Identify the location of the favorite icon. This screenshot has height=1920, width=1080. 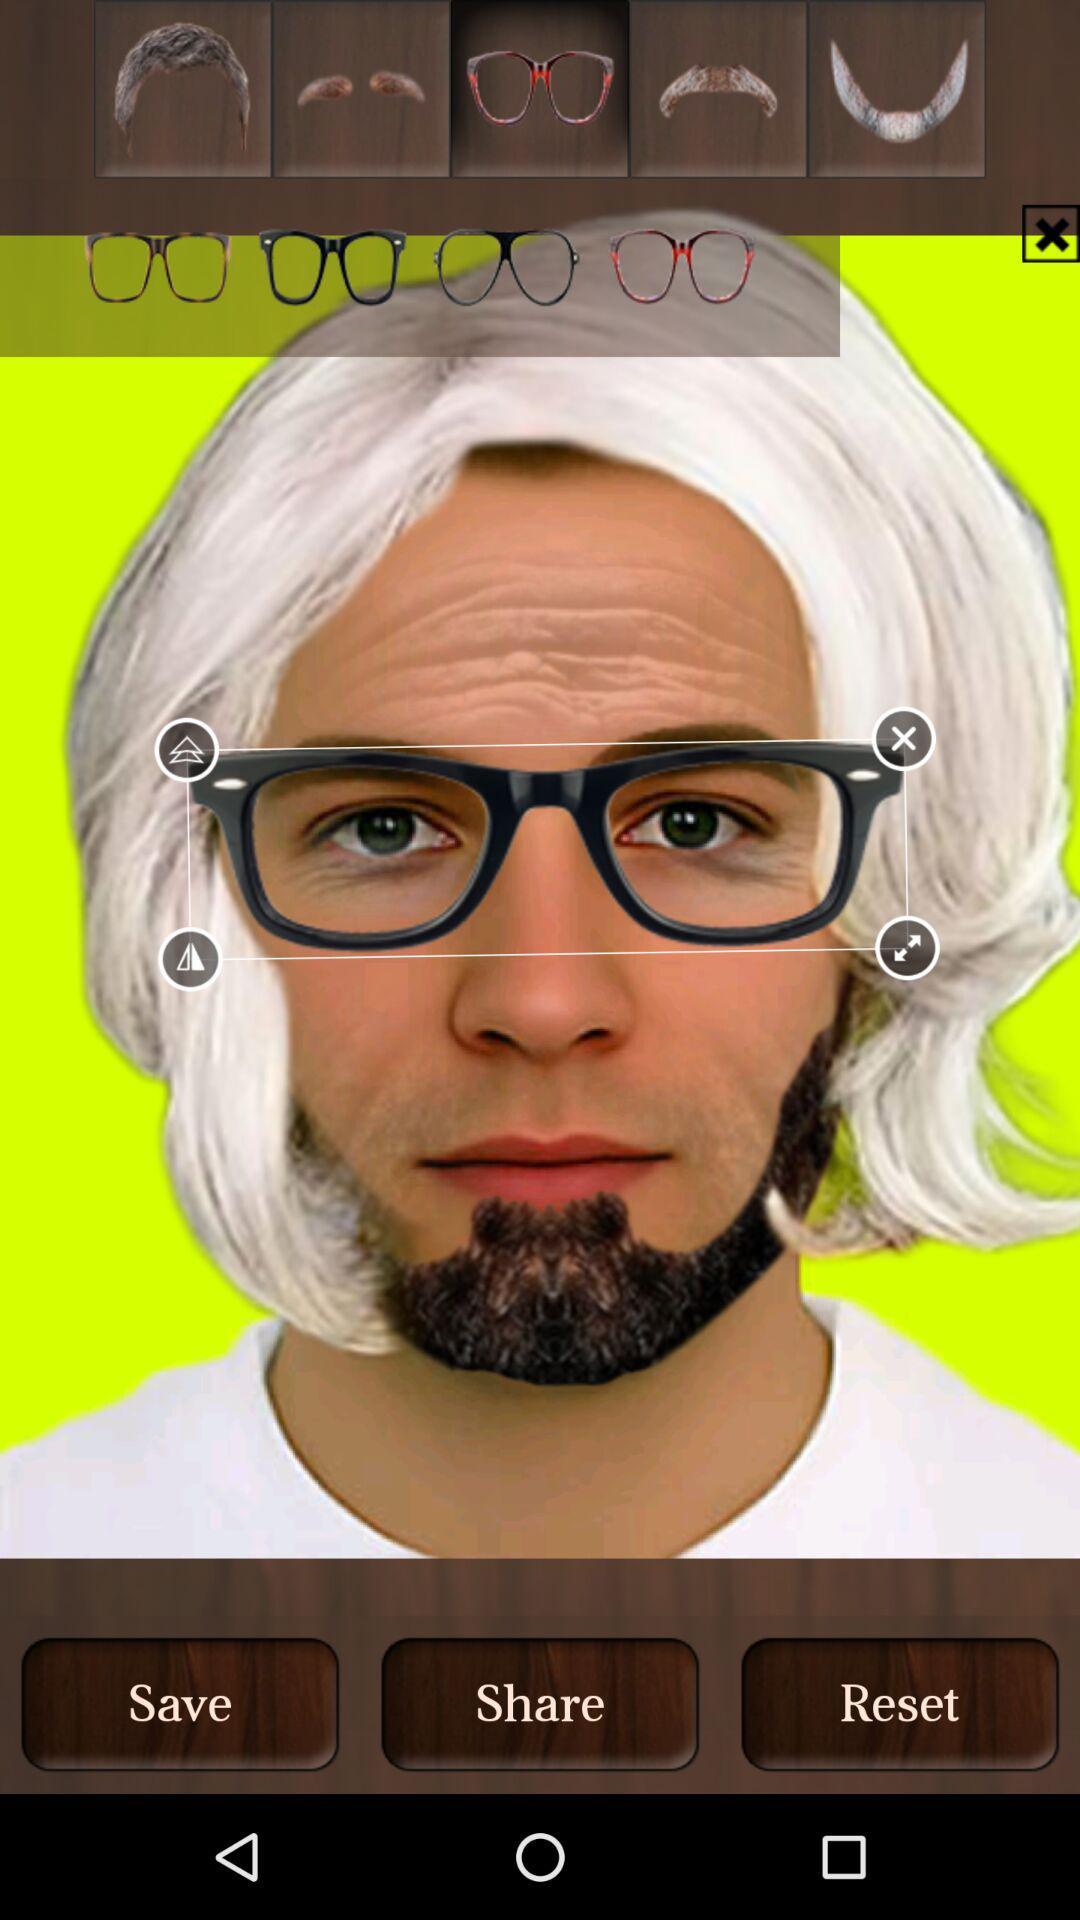
(681, 285).